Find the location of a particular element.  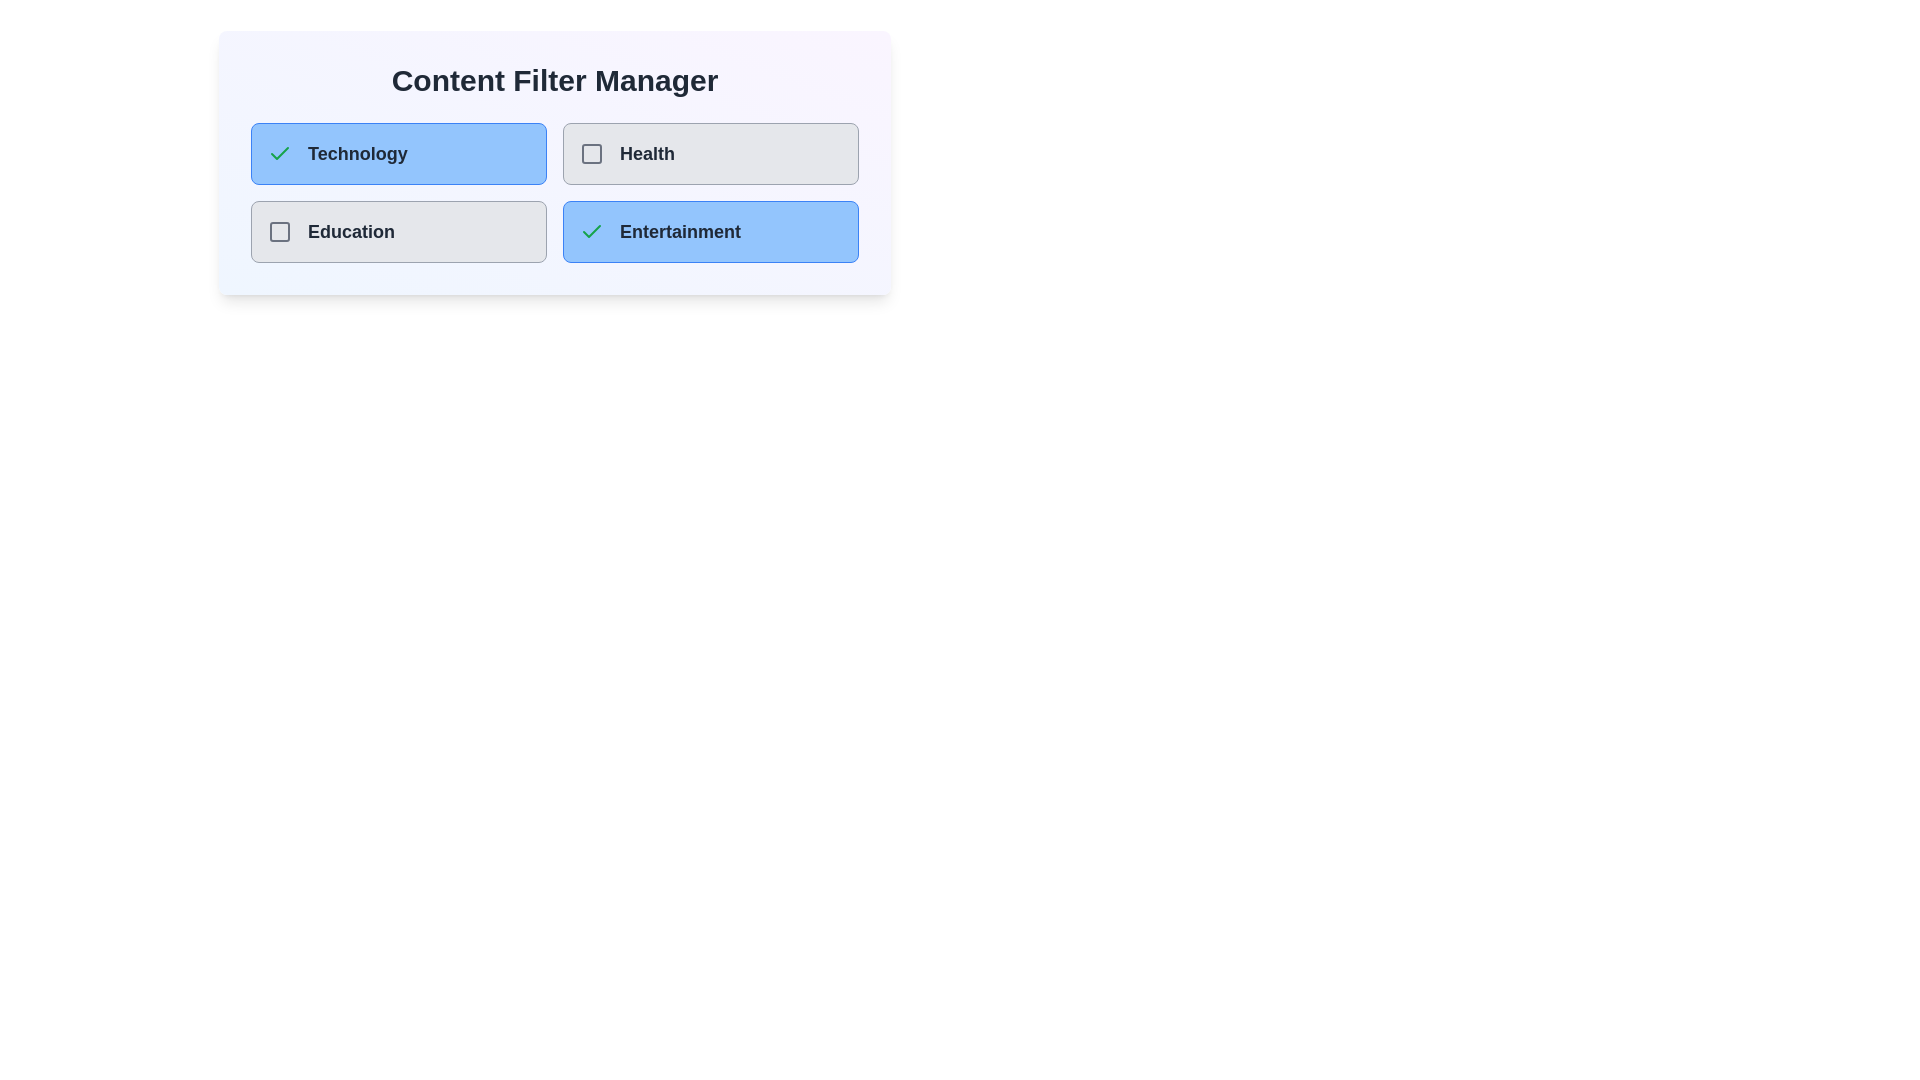

the category Entertainment is located at coordinates (590, 230).